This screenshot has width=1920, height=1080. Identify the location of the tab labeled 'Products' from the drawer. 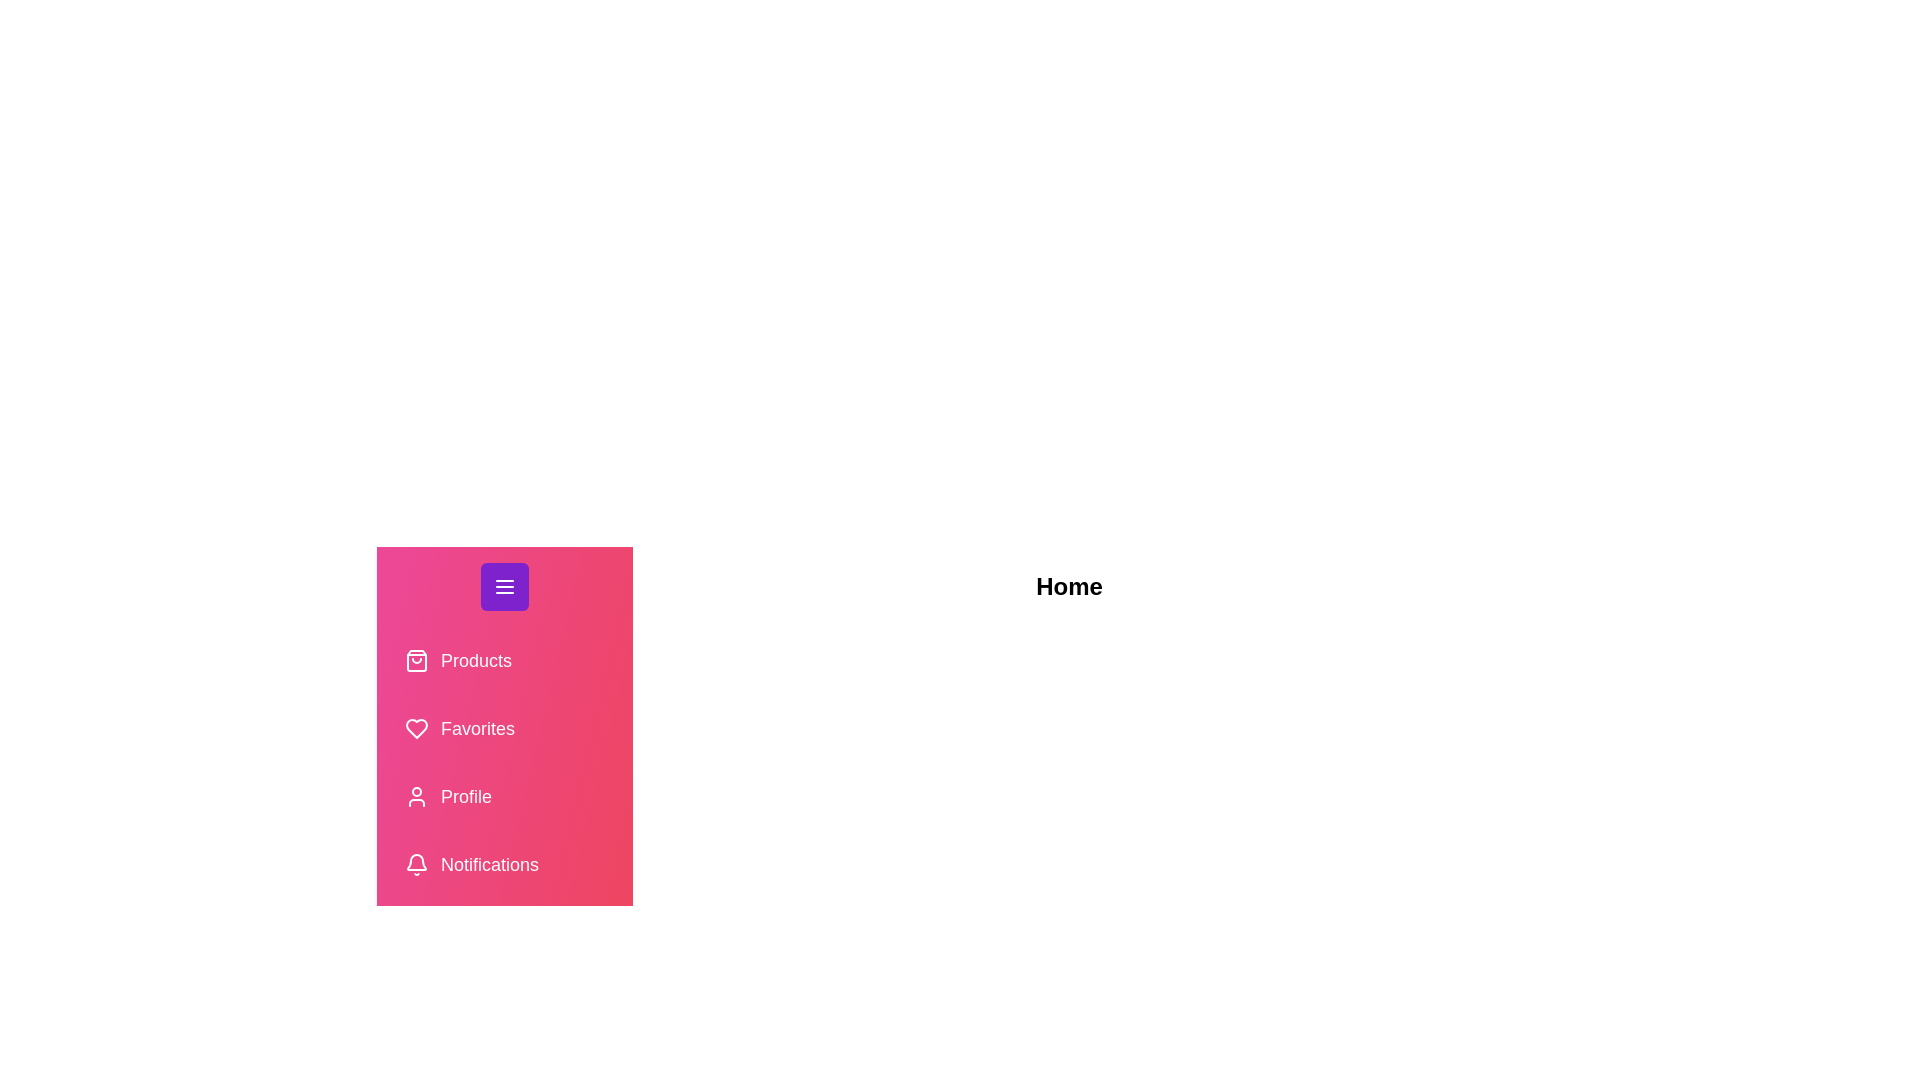
(504, 660).